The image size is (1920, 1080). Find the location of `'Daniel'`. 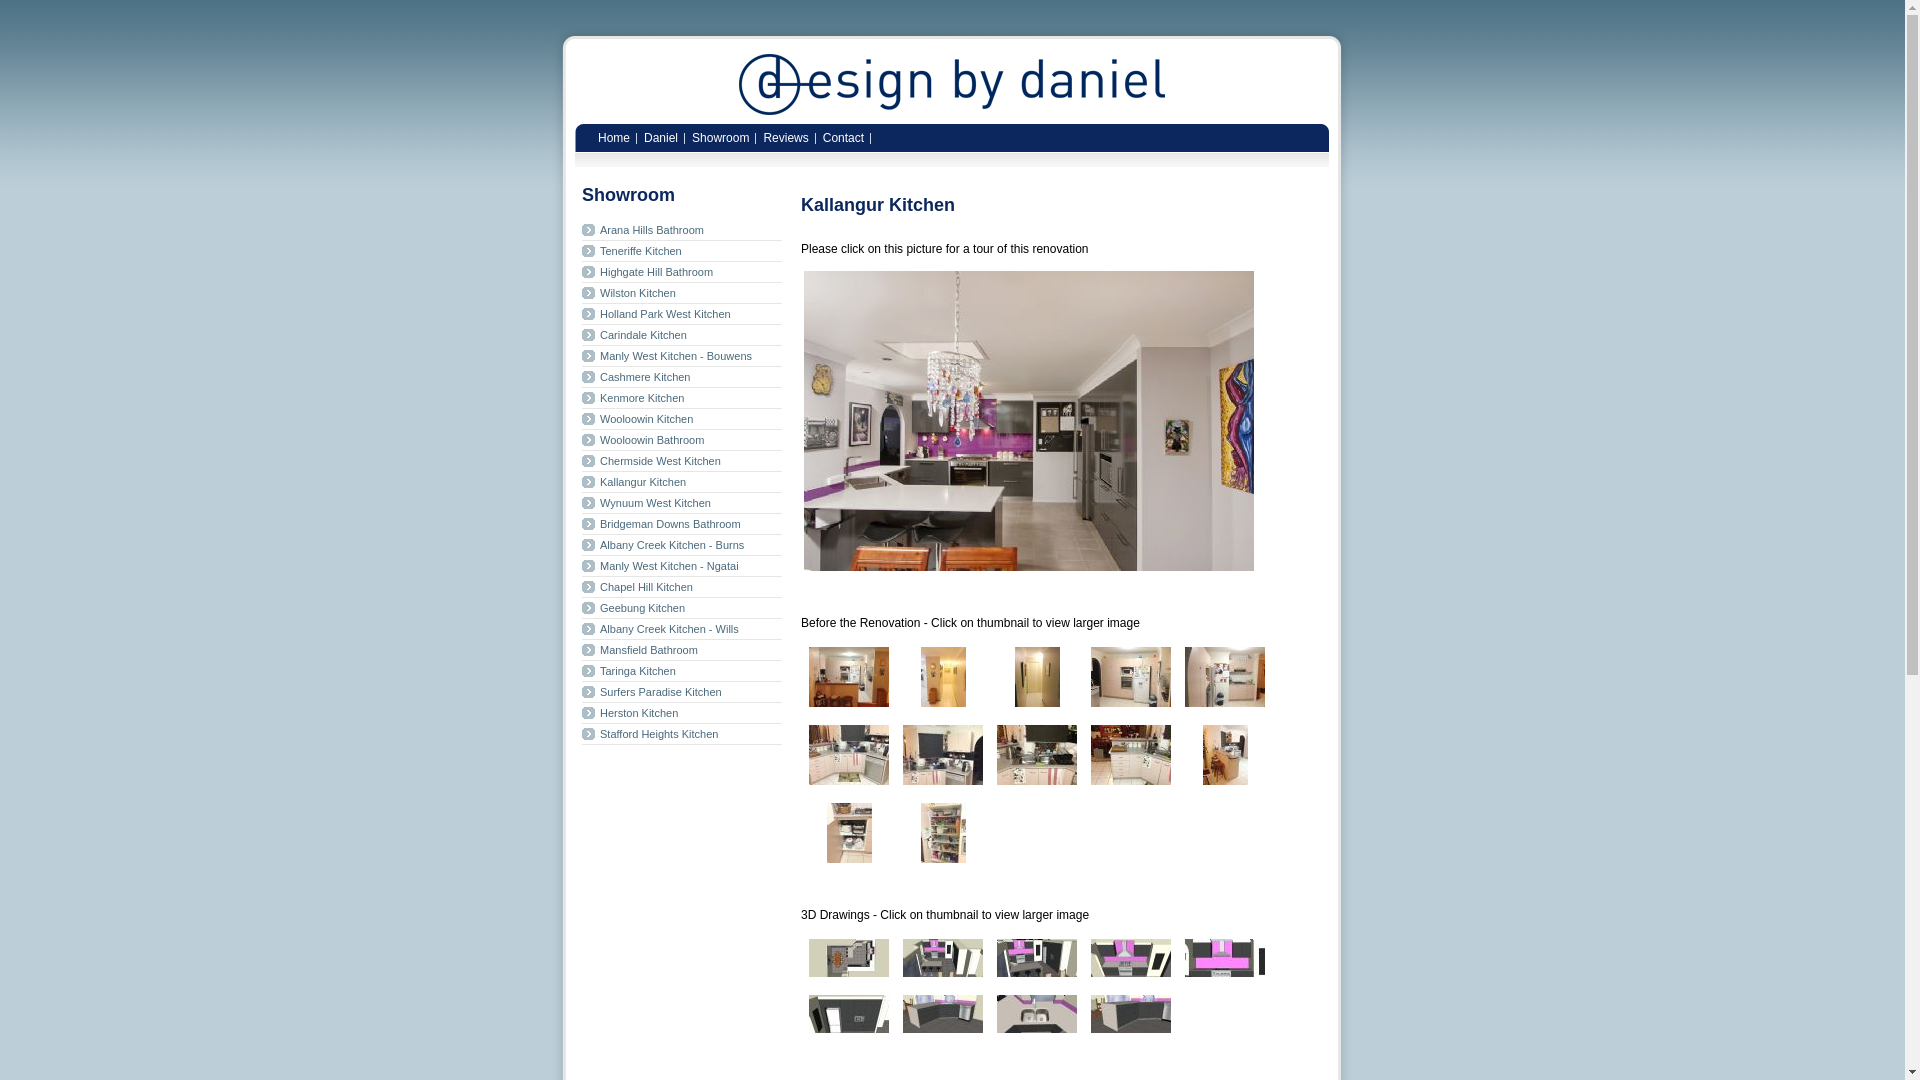

'Daniel' is located at coordinates (661, 135).